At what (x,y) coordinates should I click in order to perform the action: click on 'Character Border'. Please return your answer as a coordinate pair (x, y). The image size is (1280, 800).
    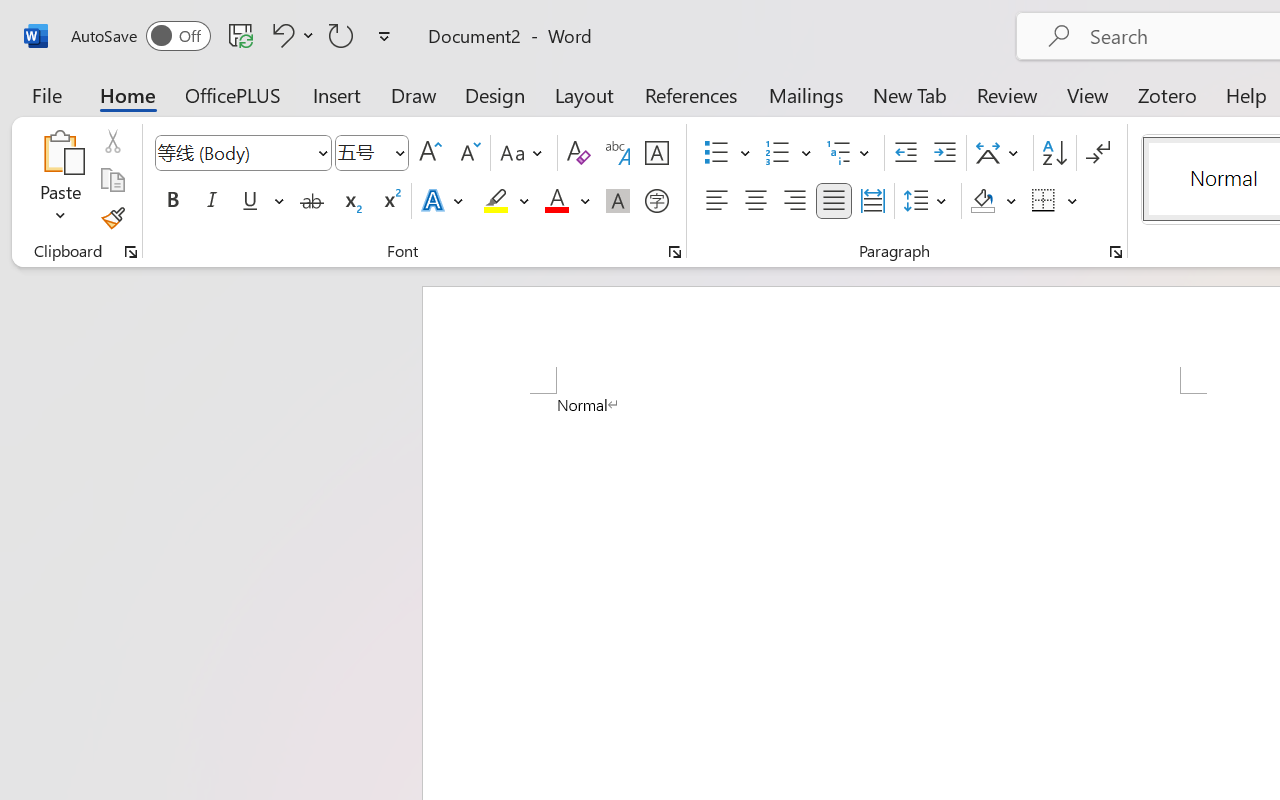
    Looking at the image, I should click on (656, 153).